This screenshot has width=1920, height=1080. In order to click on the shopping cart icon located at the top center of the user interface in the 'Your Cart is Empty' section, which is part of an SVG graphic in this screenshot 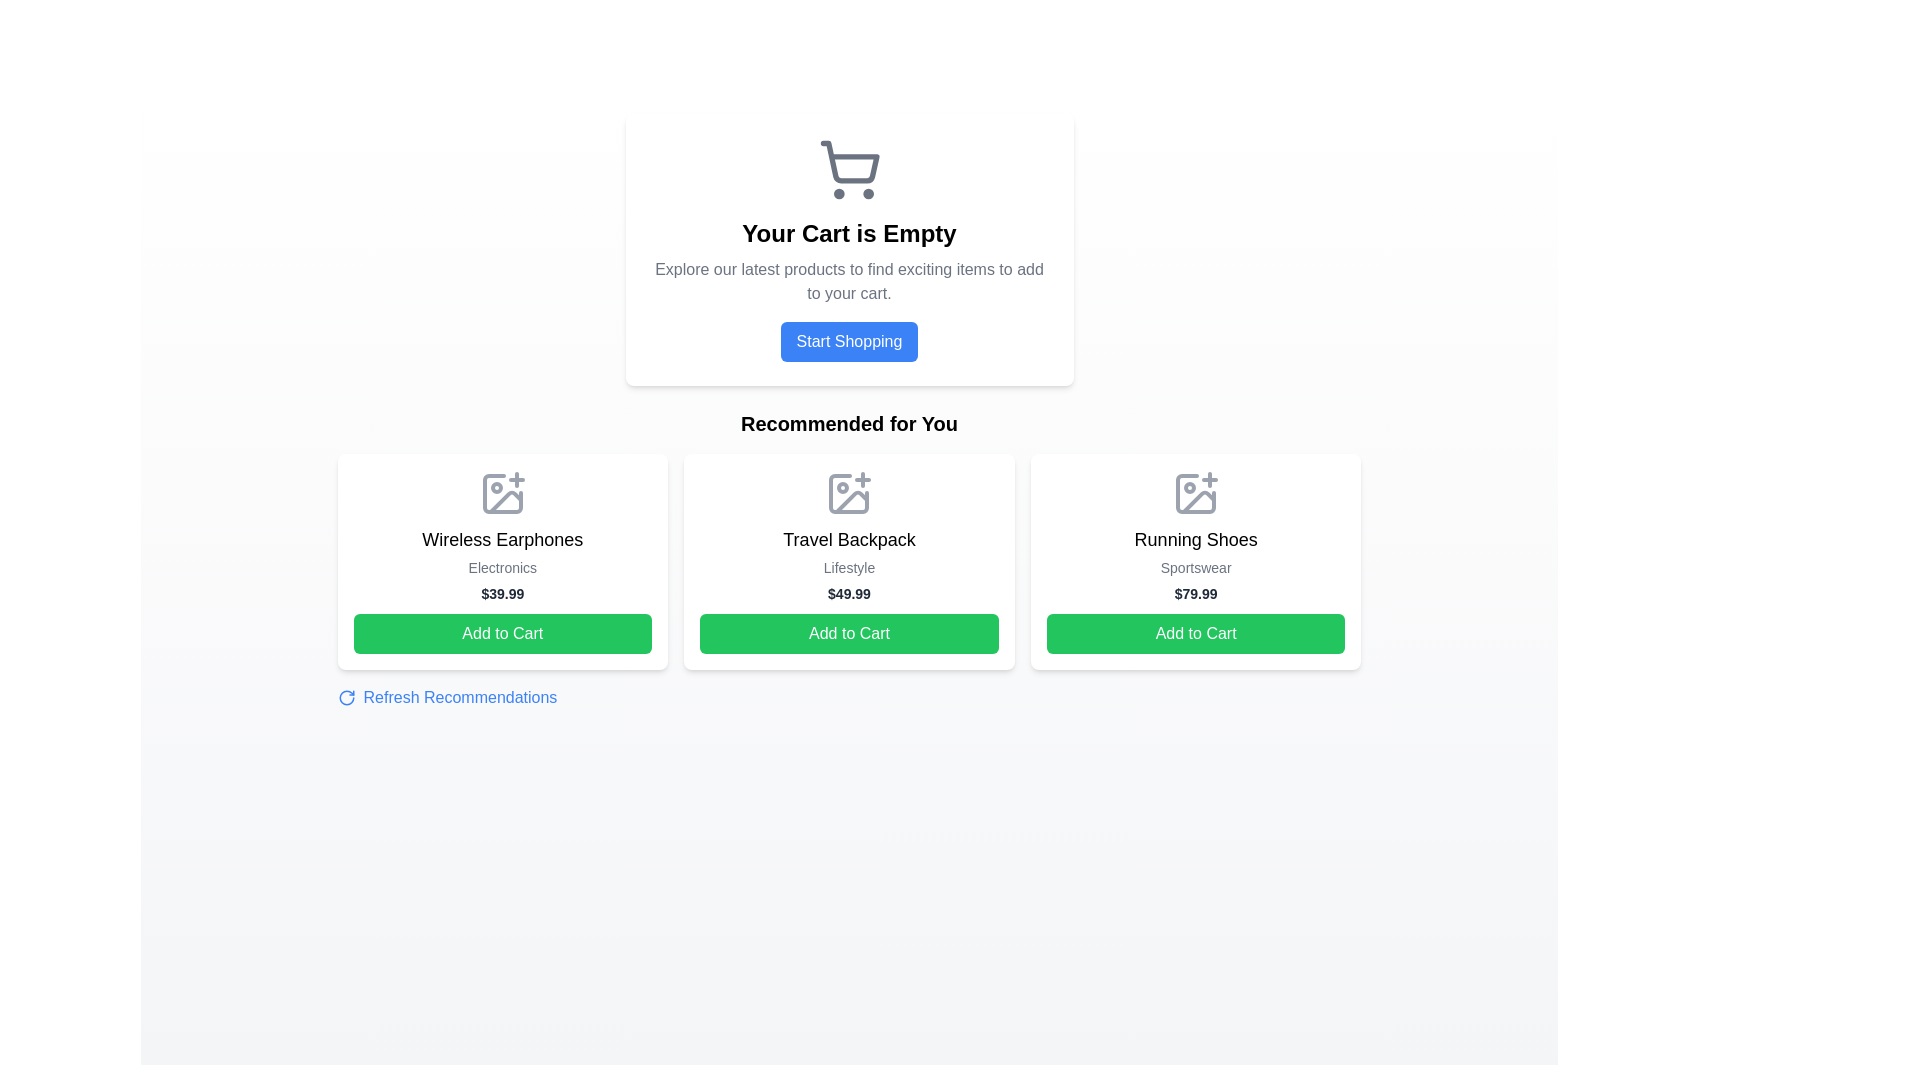, I will do `click(849, 161)`.